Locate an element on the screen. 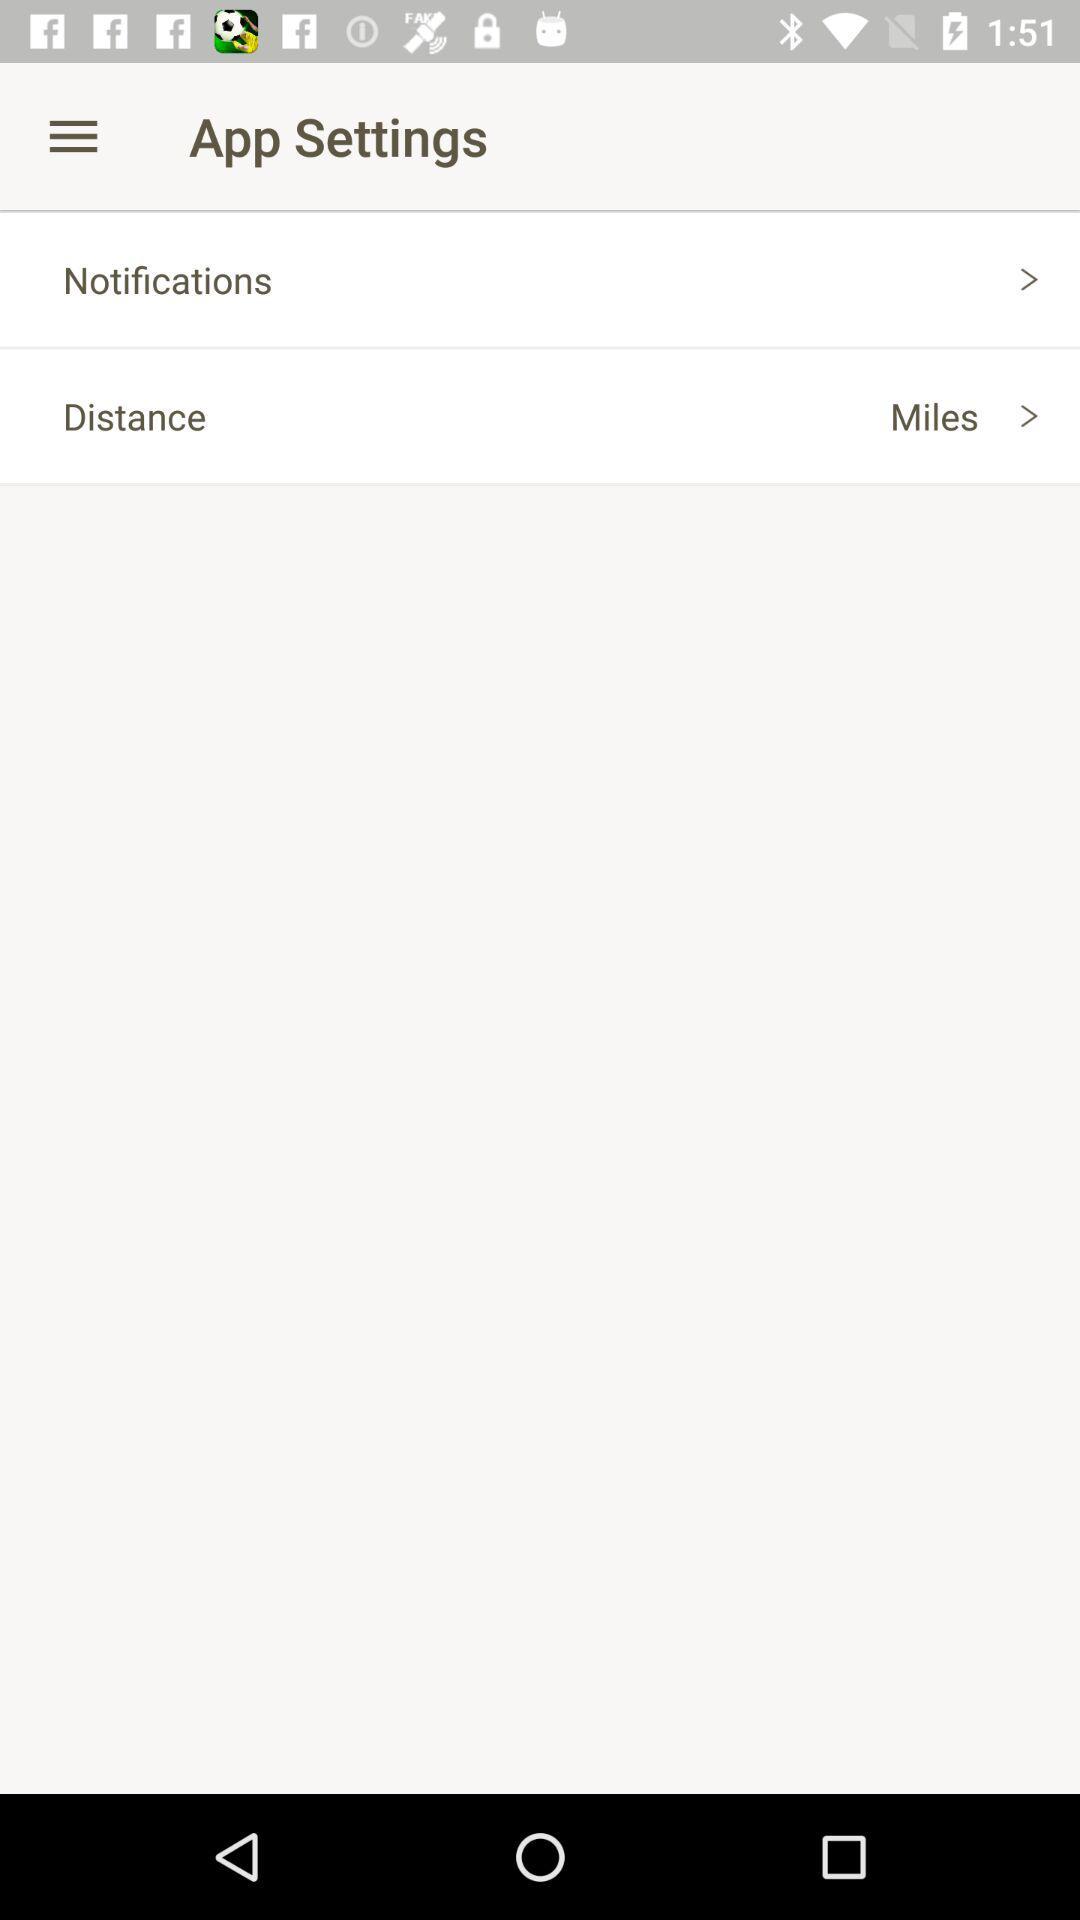 The height and width of the screenshot is (1920, 1080). notifications icon is located at coordinates (540, 278).